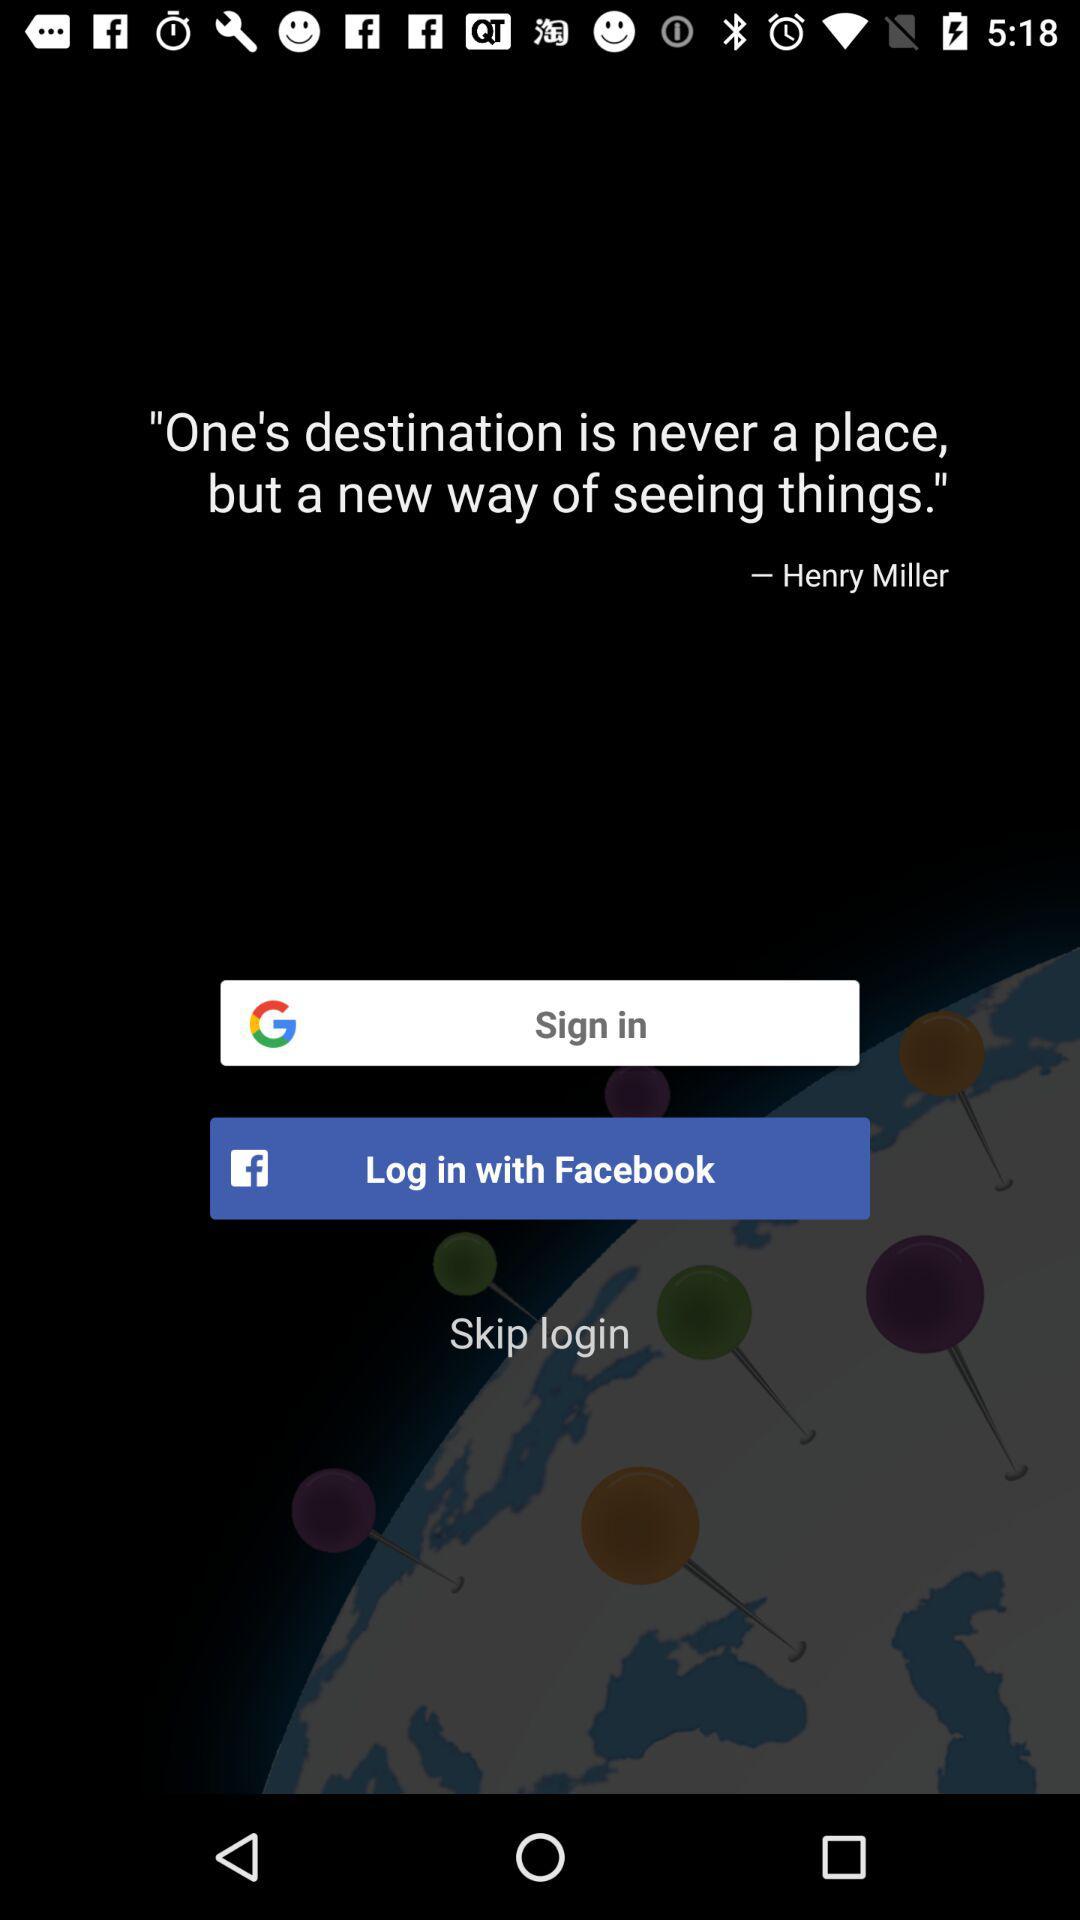 The image size is (1080, 1920). Describe the element at coordinates (540, 1022) in the screenshot. I see `the icon above the log in with icon` at that location.